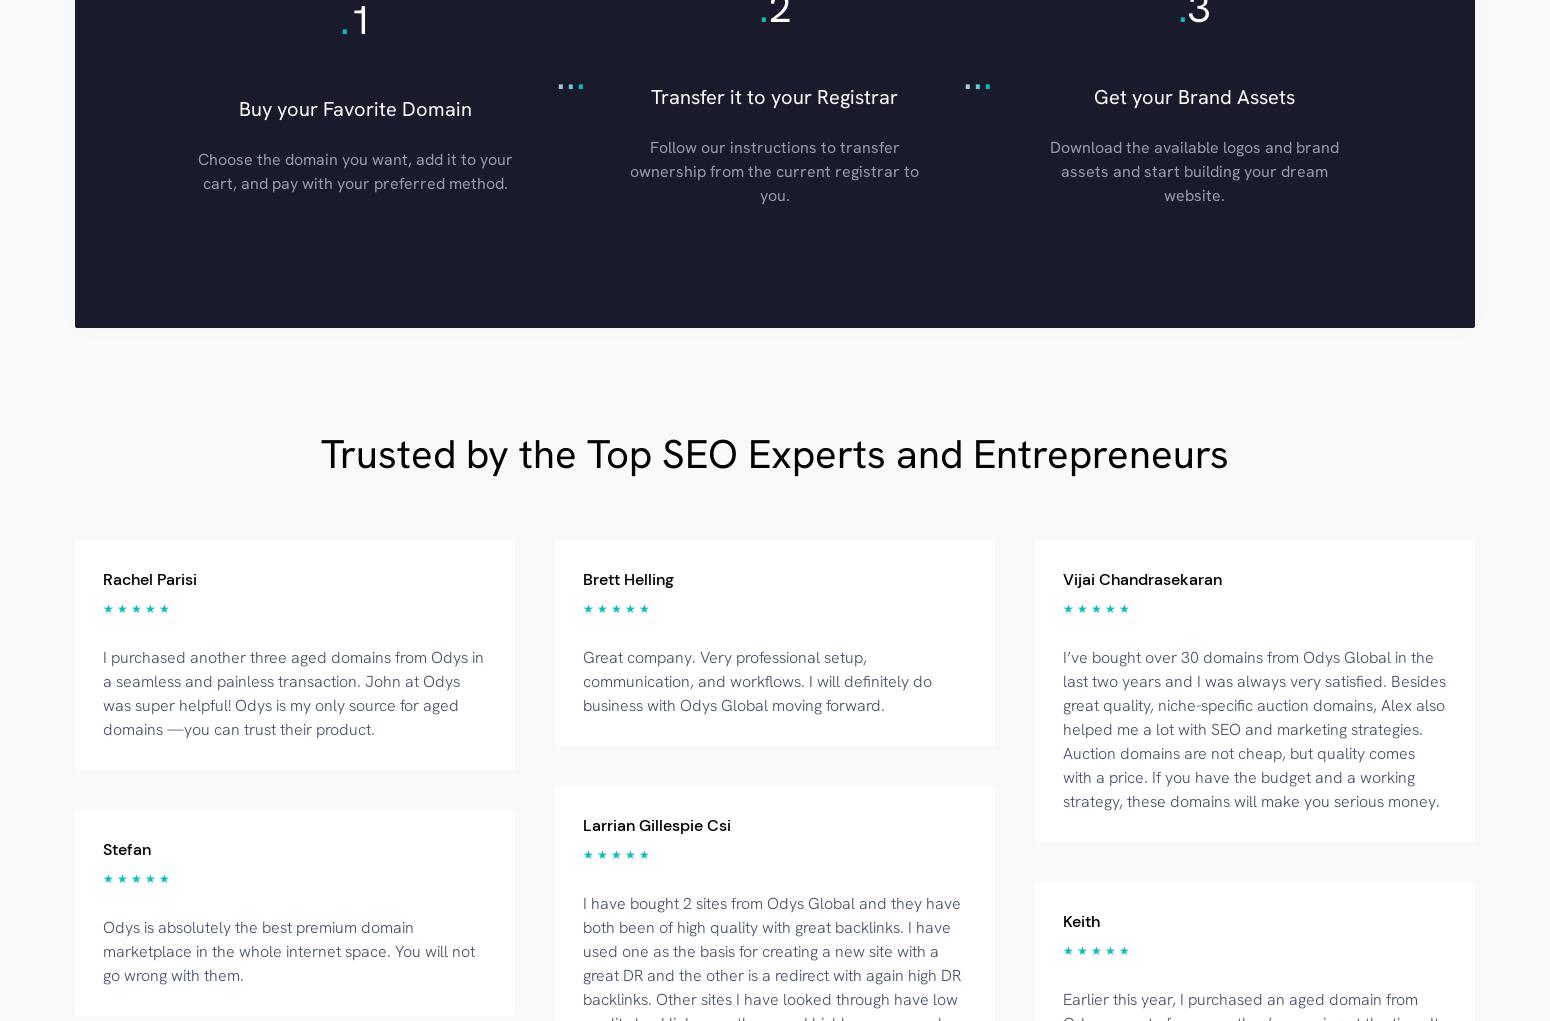 This screenshot has height=1021, width=1550. Describe the element at coordinates (1193, 94) in the screenshot. I see `'Get your Brand Assets'` at that location.